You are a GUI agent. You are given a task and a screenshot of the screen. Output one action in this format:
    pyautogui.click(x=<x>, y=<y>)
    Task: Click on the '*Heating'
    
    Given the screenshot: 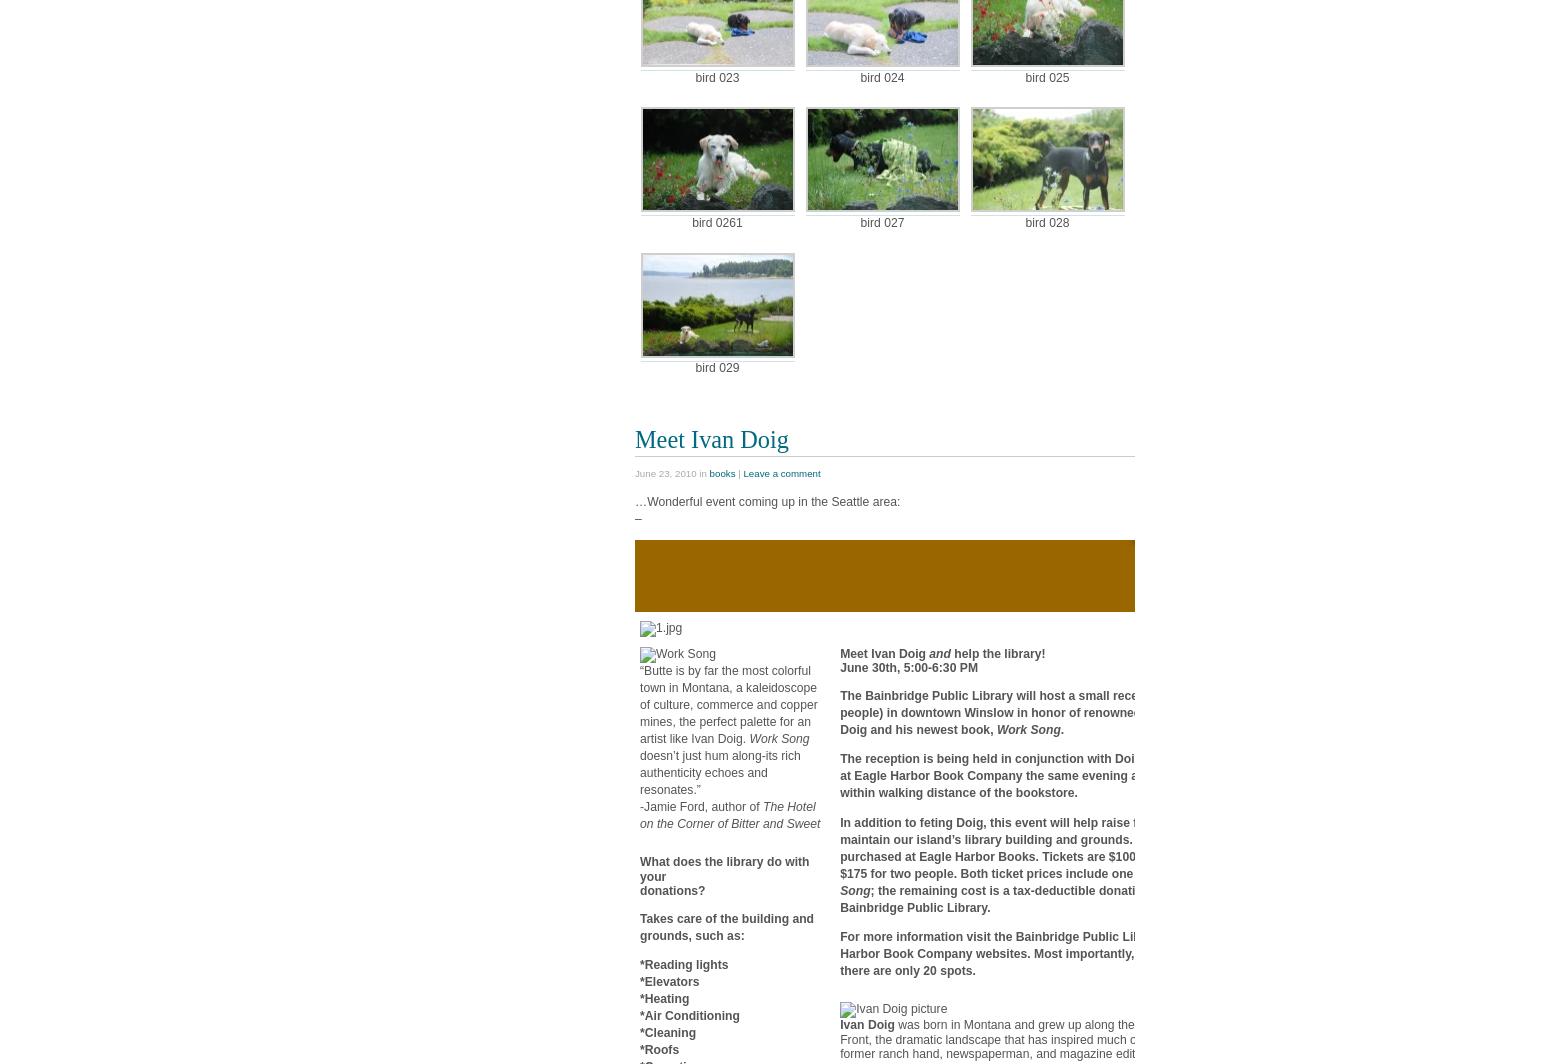 What is the action you would take?
    pyautogui.click(x=663, y=998)
    